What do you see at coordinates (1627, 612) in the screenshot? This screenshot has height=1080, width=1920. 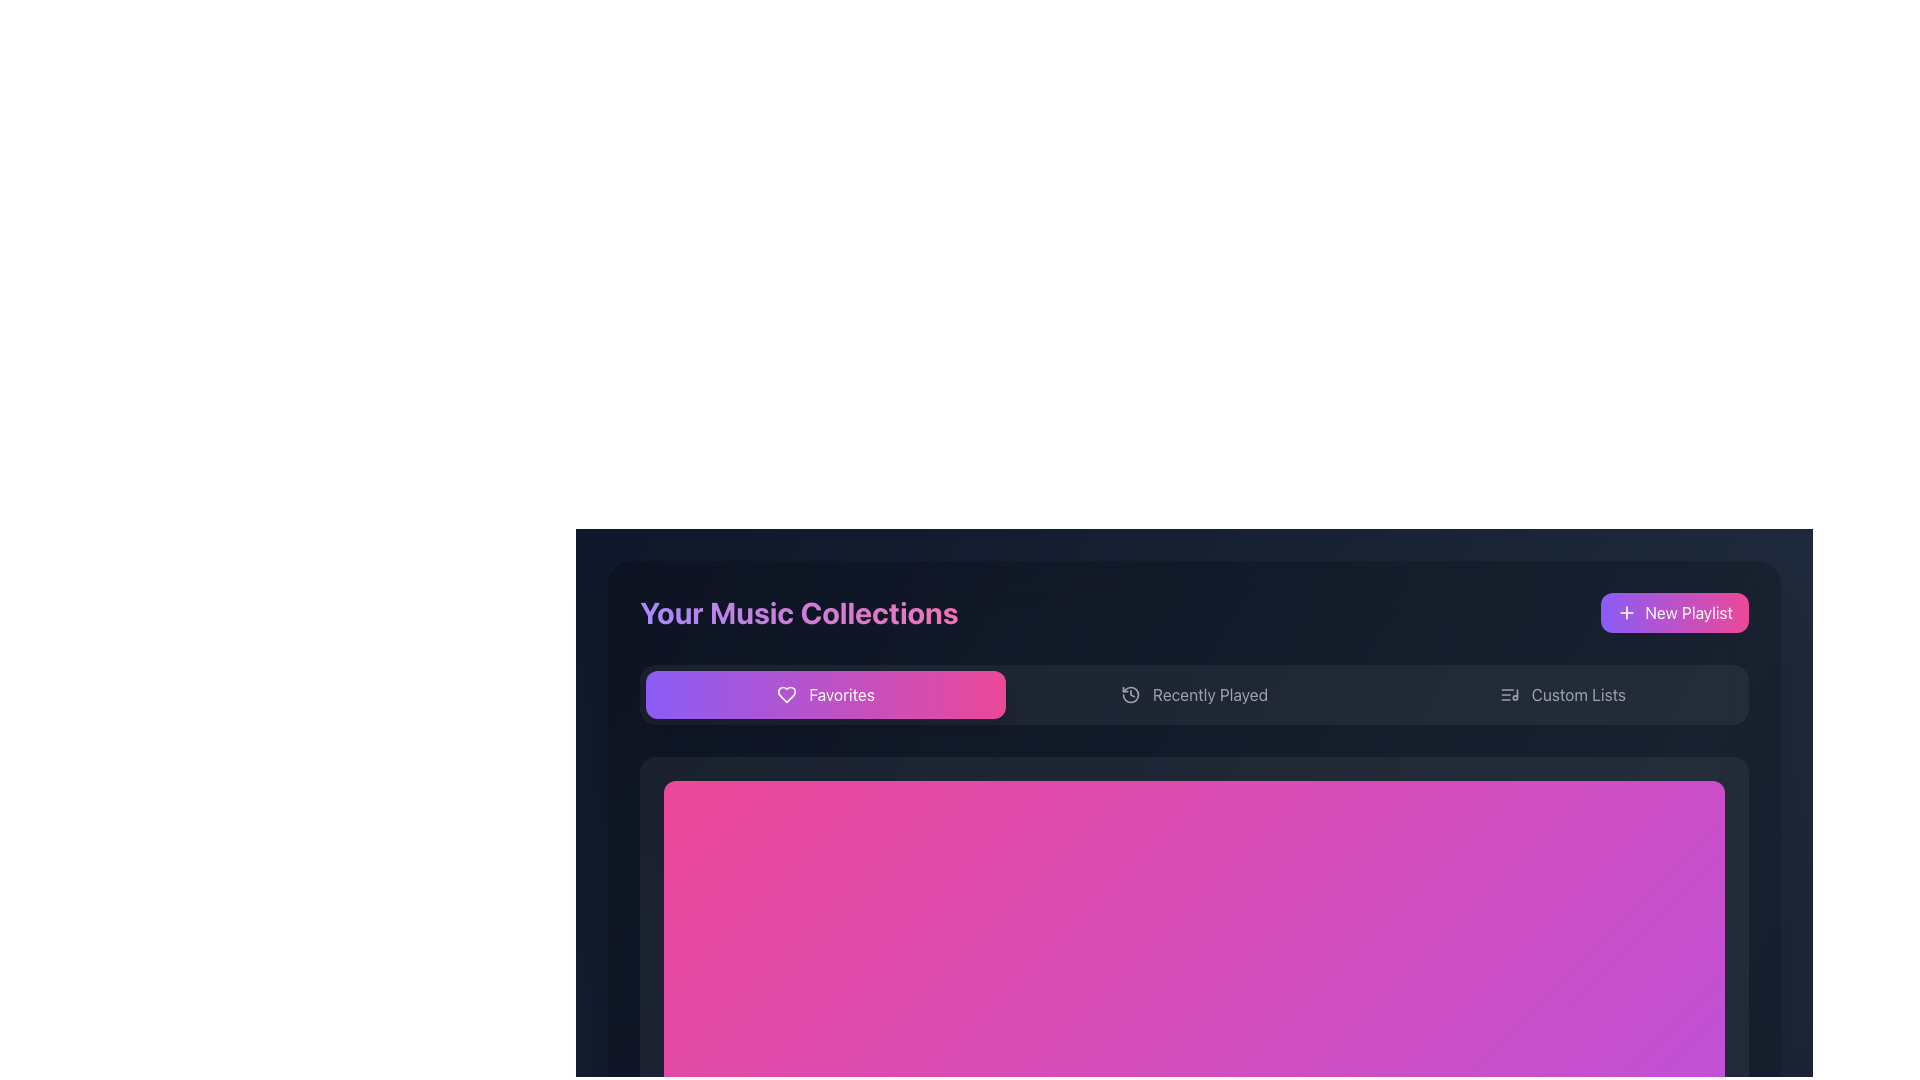 I see `the small white plus icon located on the purple-to-pink gradient 'New Playlist' button in the upper-right corner of the main content area` at bounding box center [1627, 612].